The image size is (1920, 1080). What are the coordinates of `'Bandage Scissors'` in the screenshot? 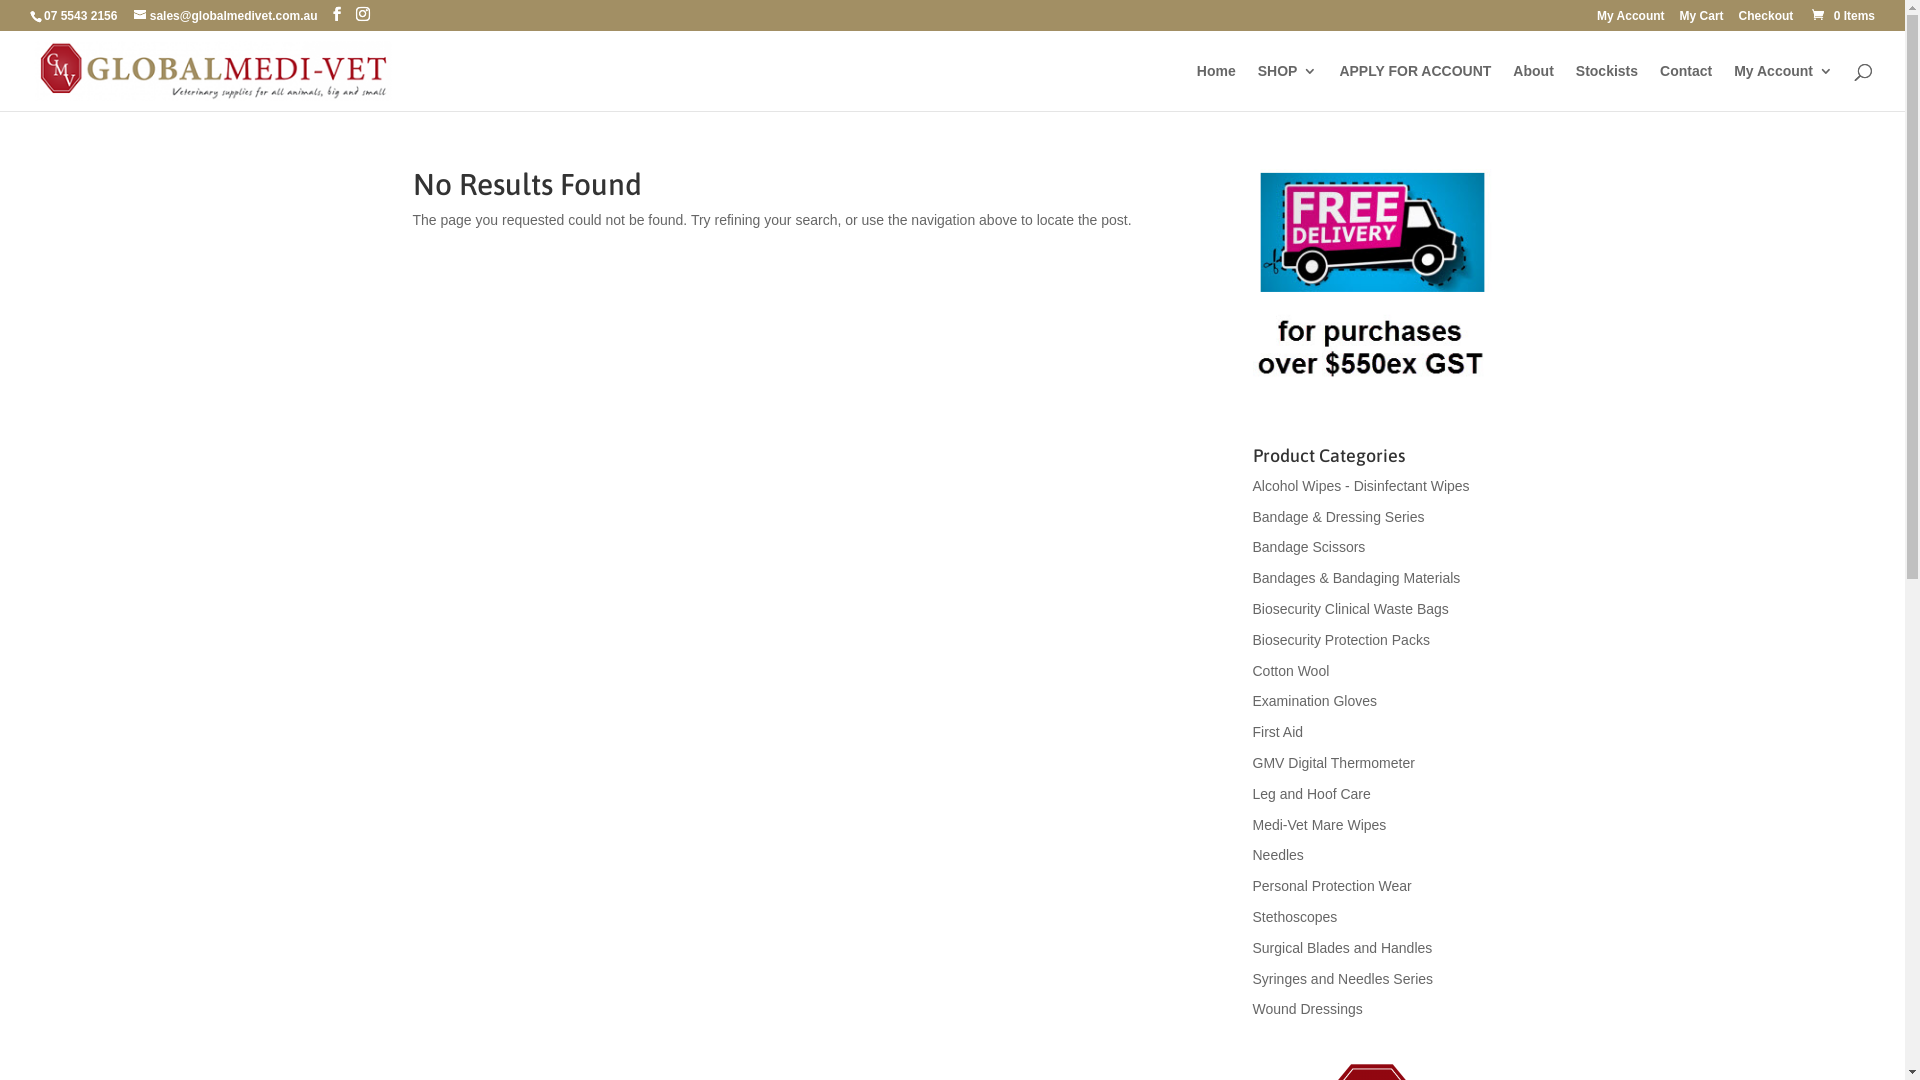 It's located at (1251, 547).